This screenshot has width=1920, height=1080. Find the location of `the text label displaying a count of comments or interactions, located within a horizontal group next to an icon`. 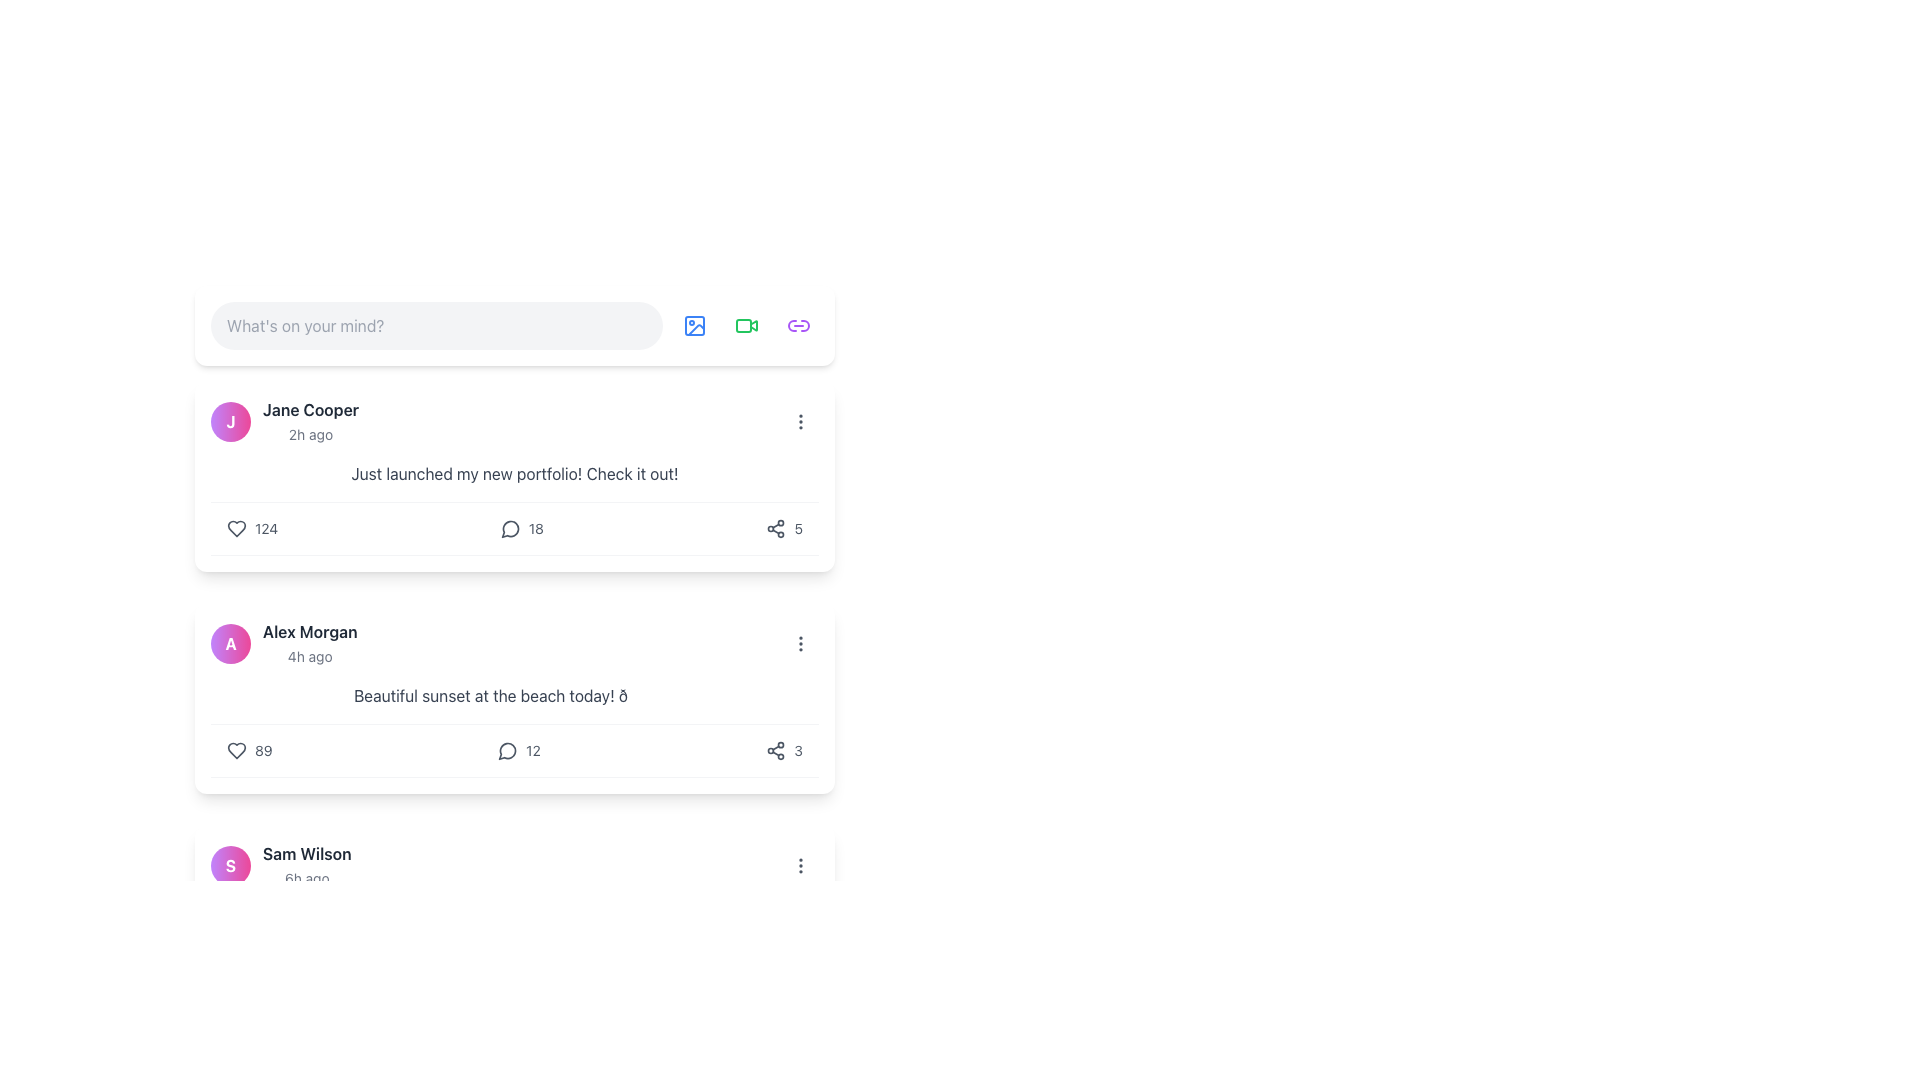

the text label displaying a count of comments or interactions, located within a horizontal group next to an icon is located at coordinates (533, 751).